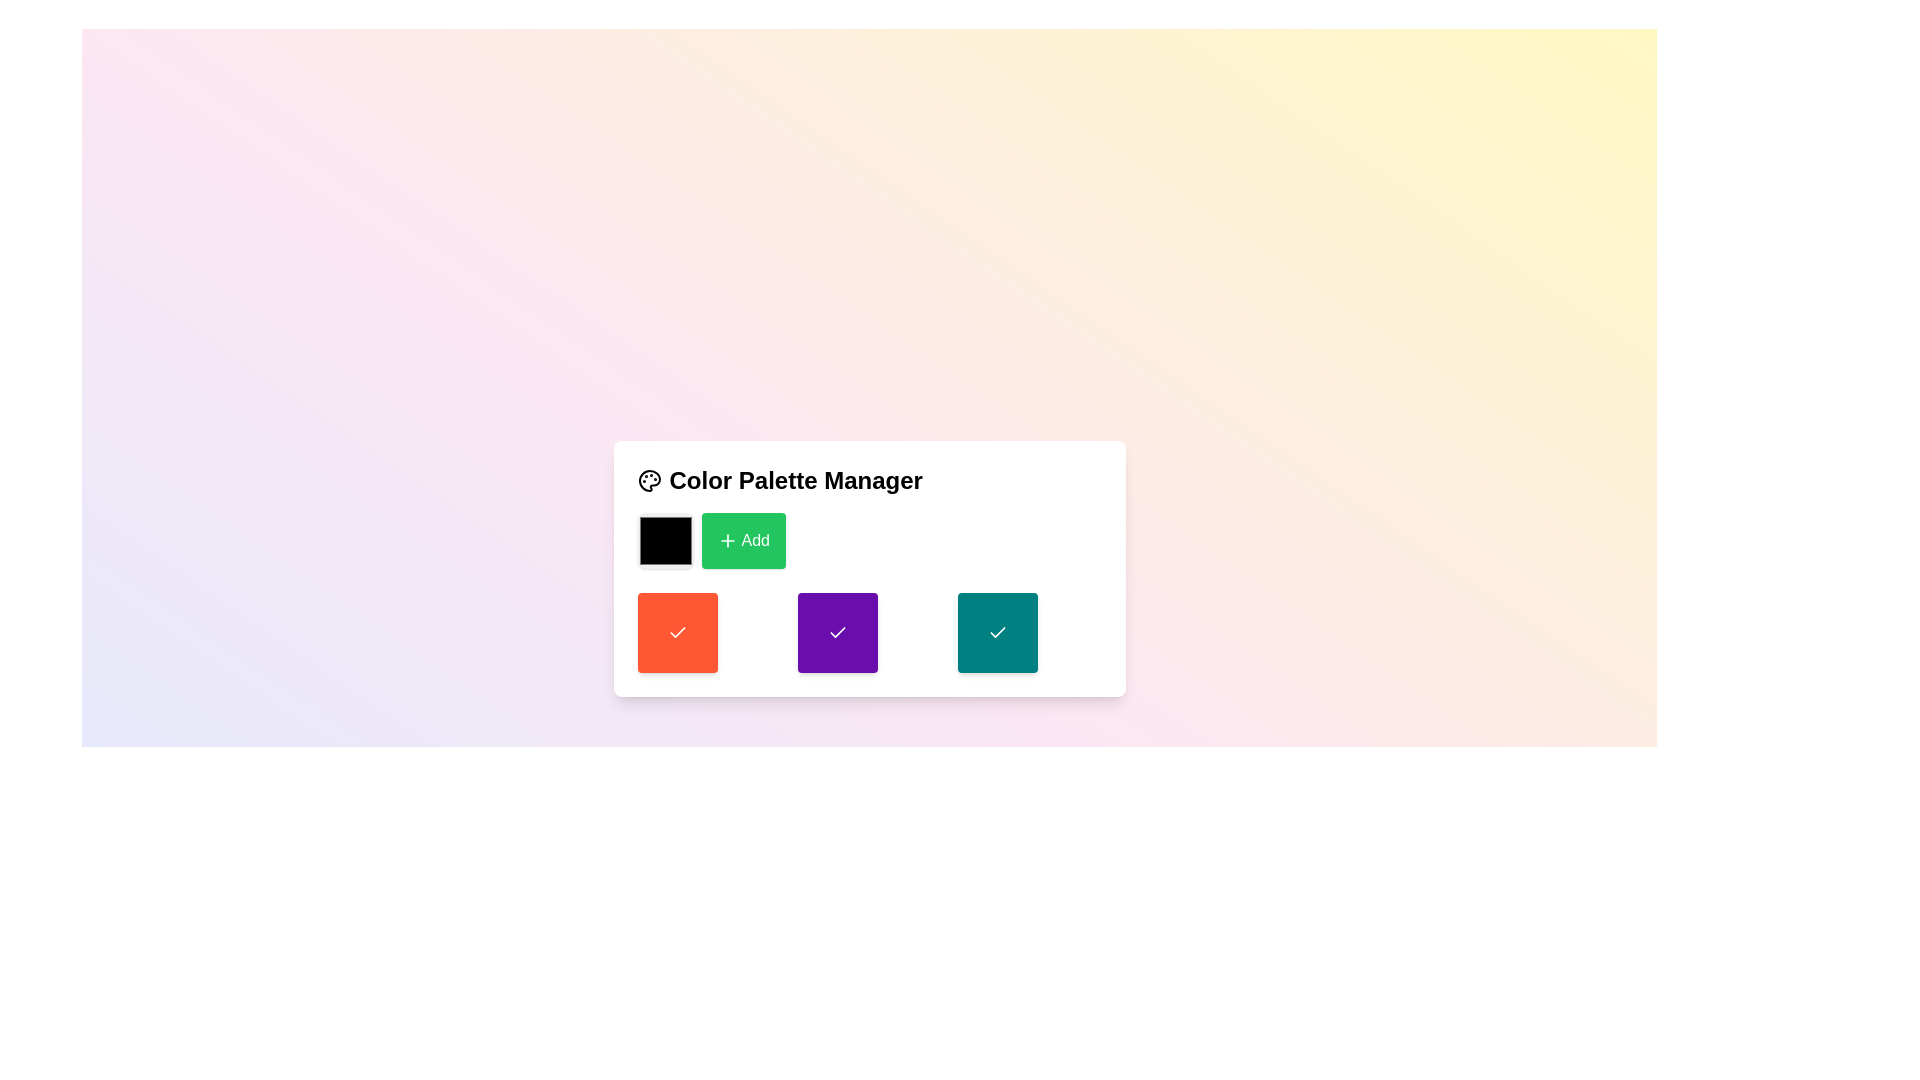  Describe the element at coordinates (649, 481) in the screenshot. I see `the paint palette icon located at the top-left corner of the 'Color Palette Manager' panel` at that location.